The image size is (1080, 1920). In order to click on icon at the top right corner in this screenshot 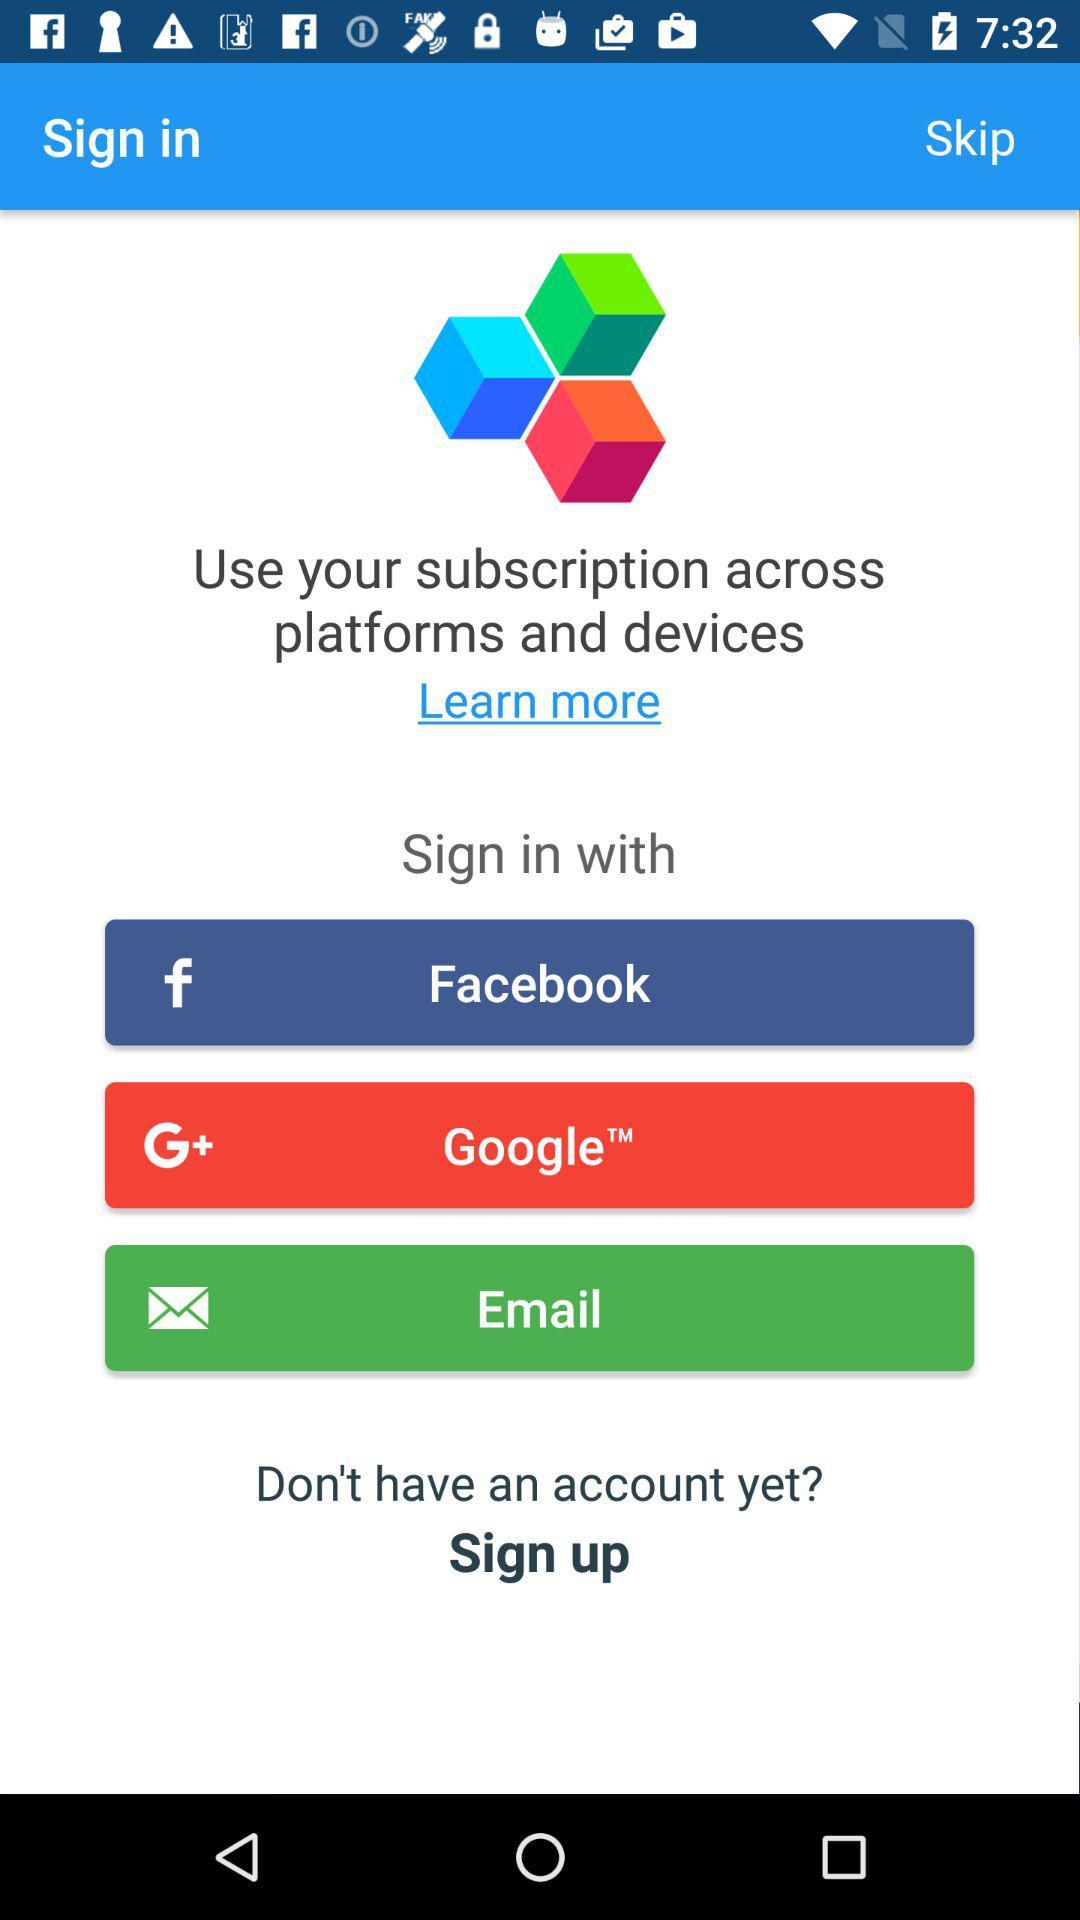, I will do `click(969, 135)`.